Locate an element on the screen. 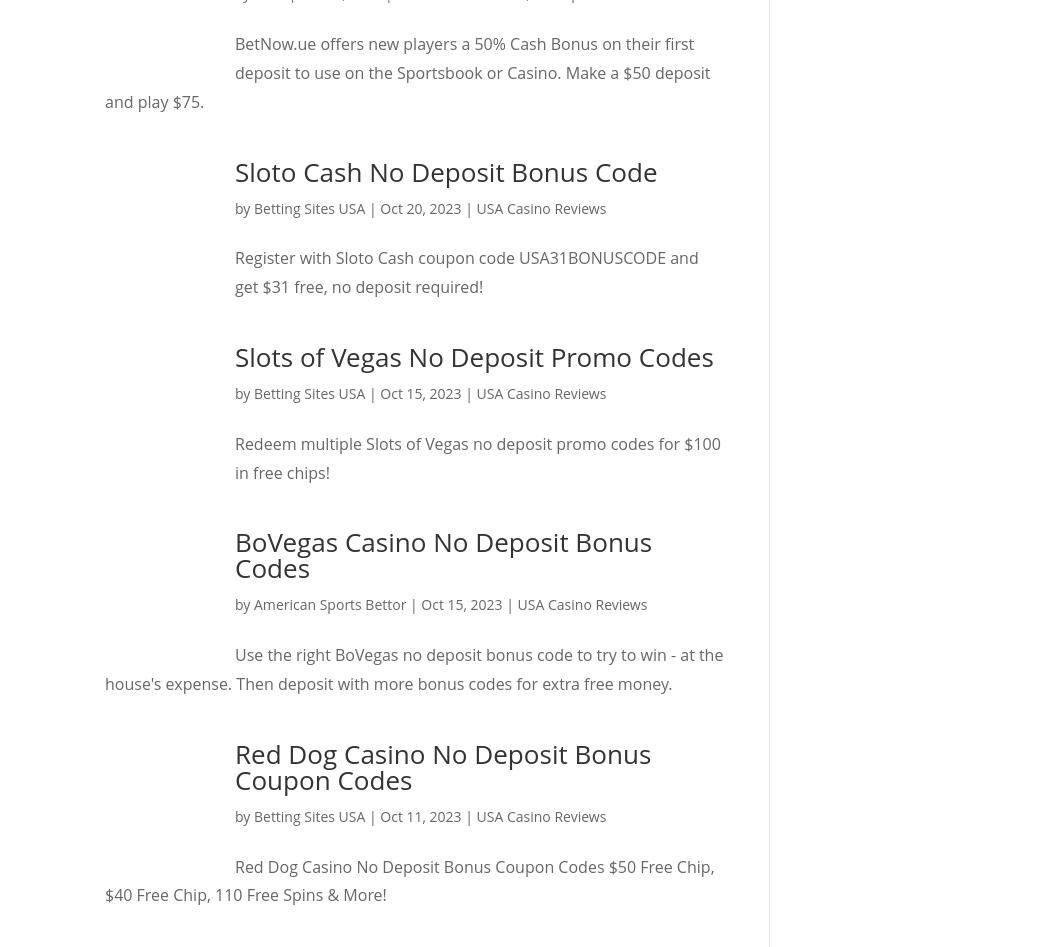 The image size is (1050, 947). 'BetNow.ue offers new players a 50% Cash Bonus on their first deposit to use on the Sportsbook or Casino. Make a $50 deposit and play $75.' is located at coordinates (407, 72).